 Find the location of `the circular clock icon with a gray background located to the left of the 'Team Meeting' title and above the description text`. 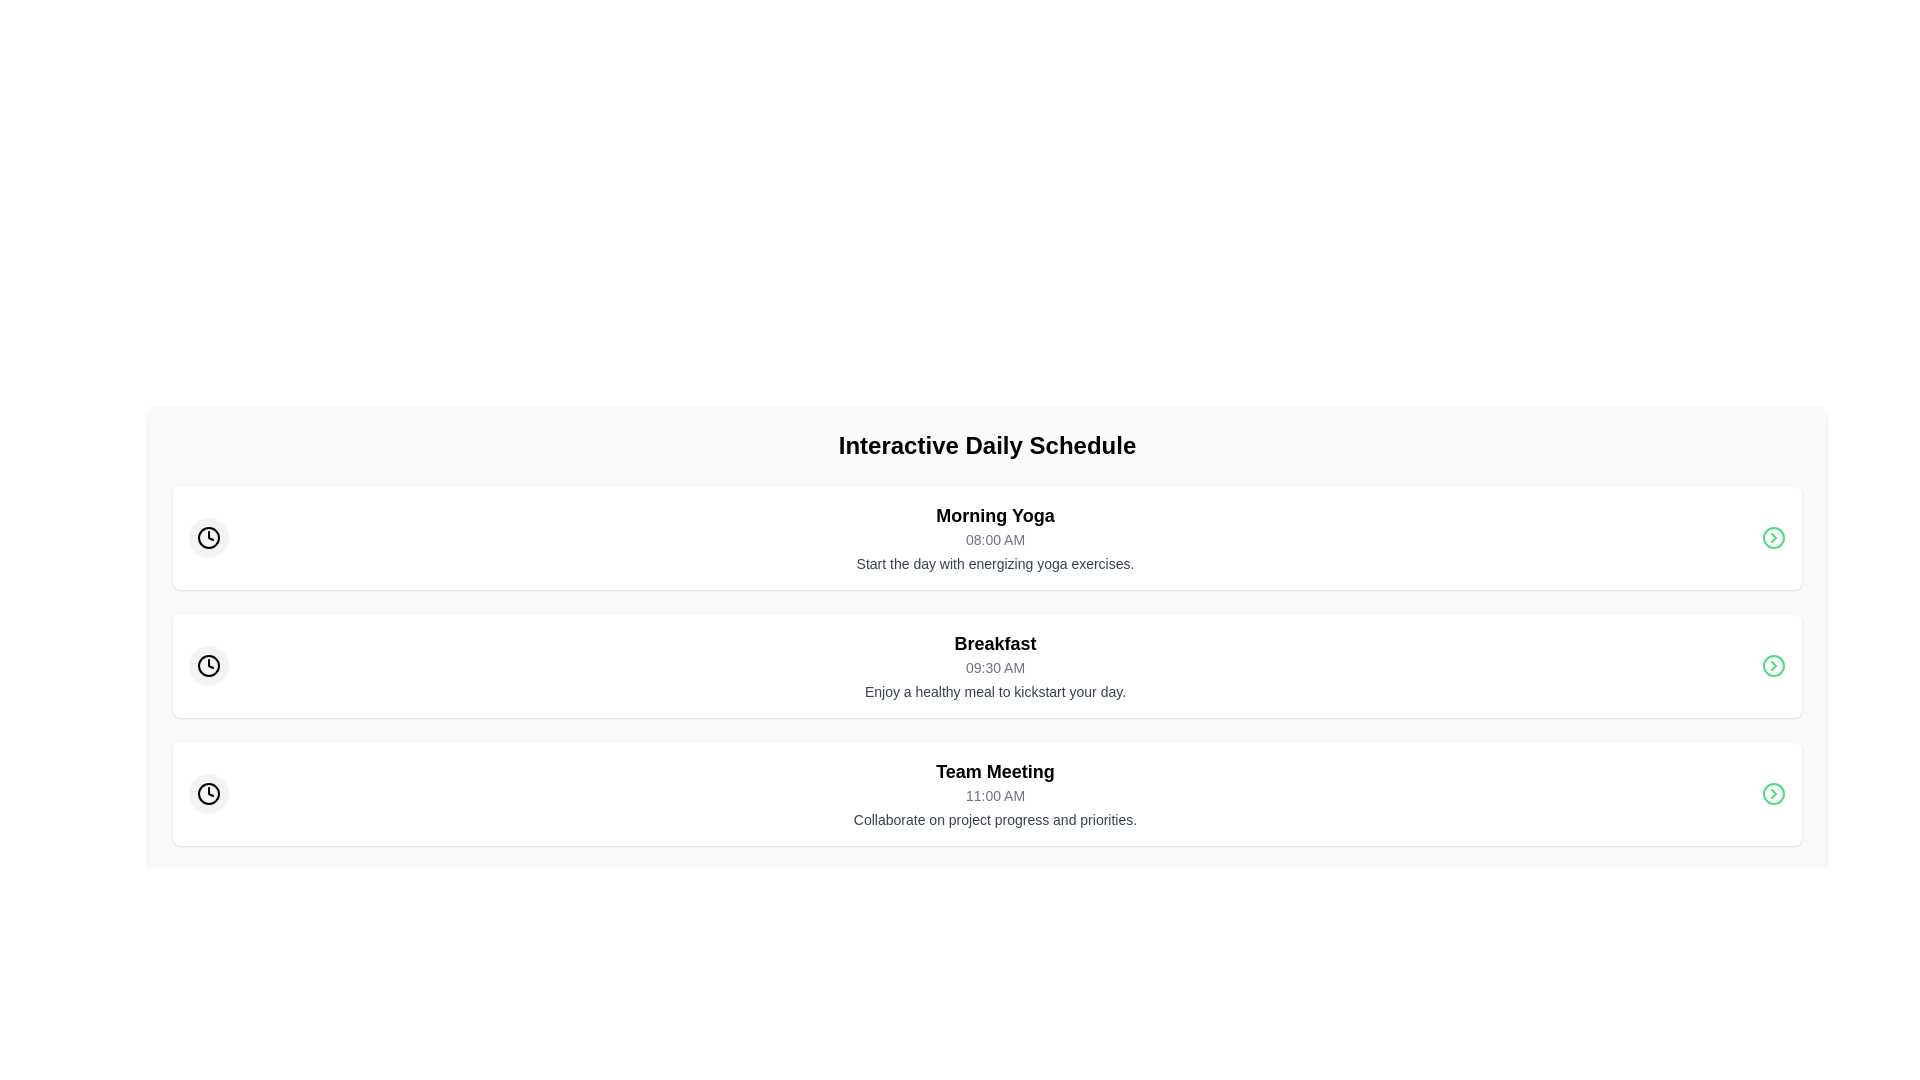

the circular clock icon with a gray background located to the left of the 'Team Meeting' title and above the description text is located at coordinates (209, 793).